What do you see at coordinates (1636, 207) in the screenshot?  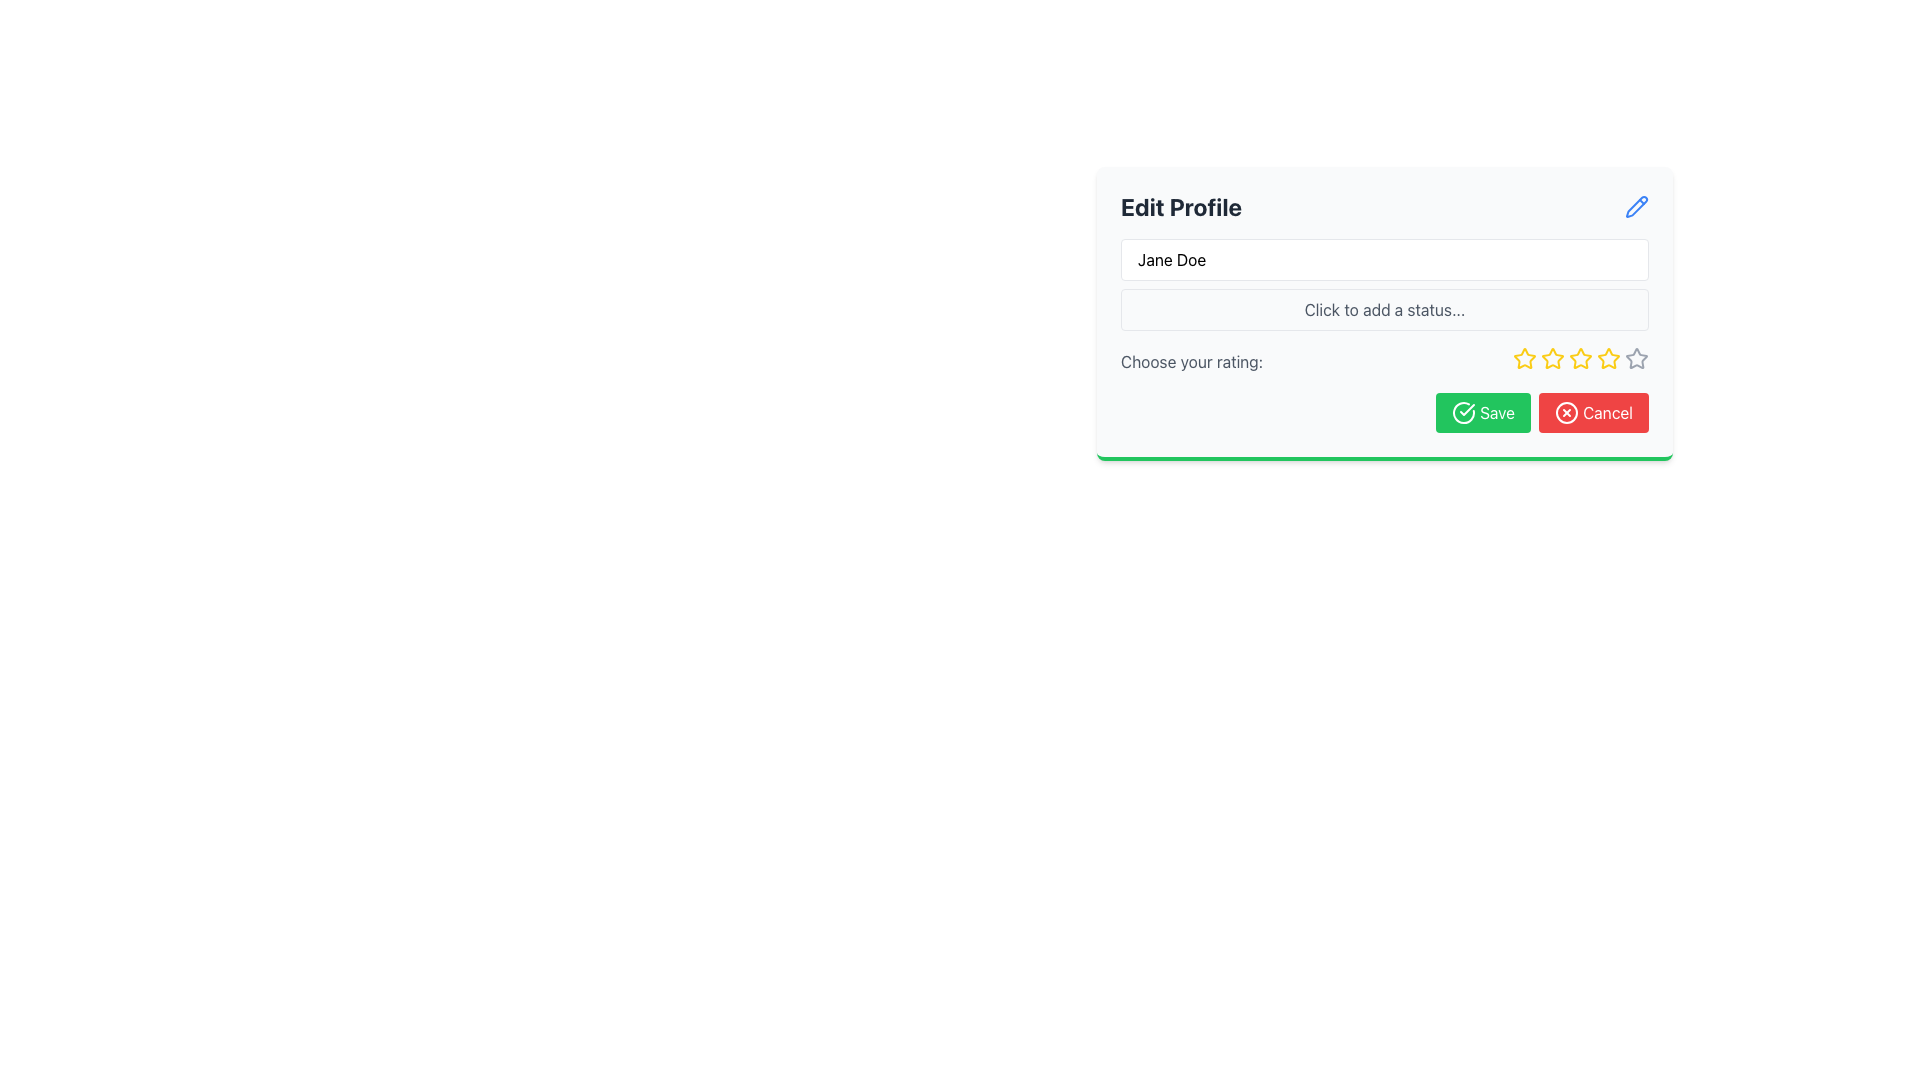 I see `the small blue pencil icon located at the far-right side of the header within the box labeled 'Edit Profile'` at bounding box center [1636, 207].